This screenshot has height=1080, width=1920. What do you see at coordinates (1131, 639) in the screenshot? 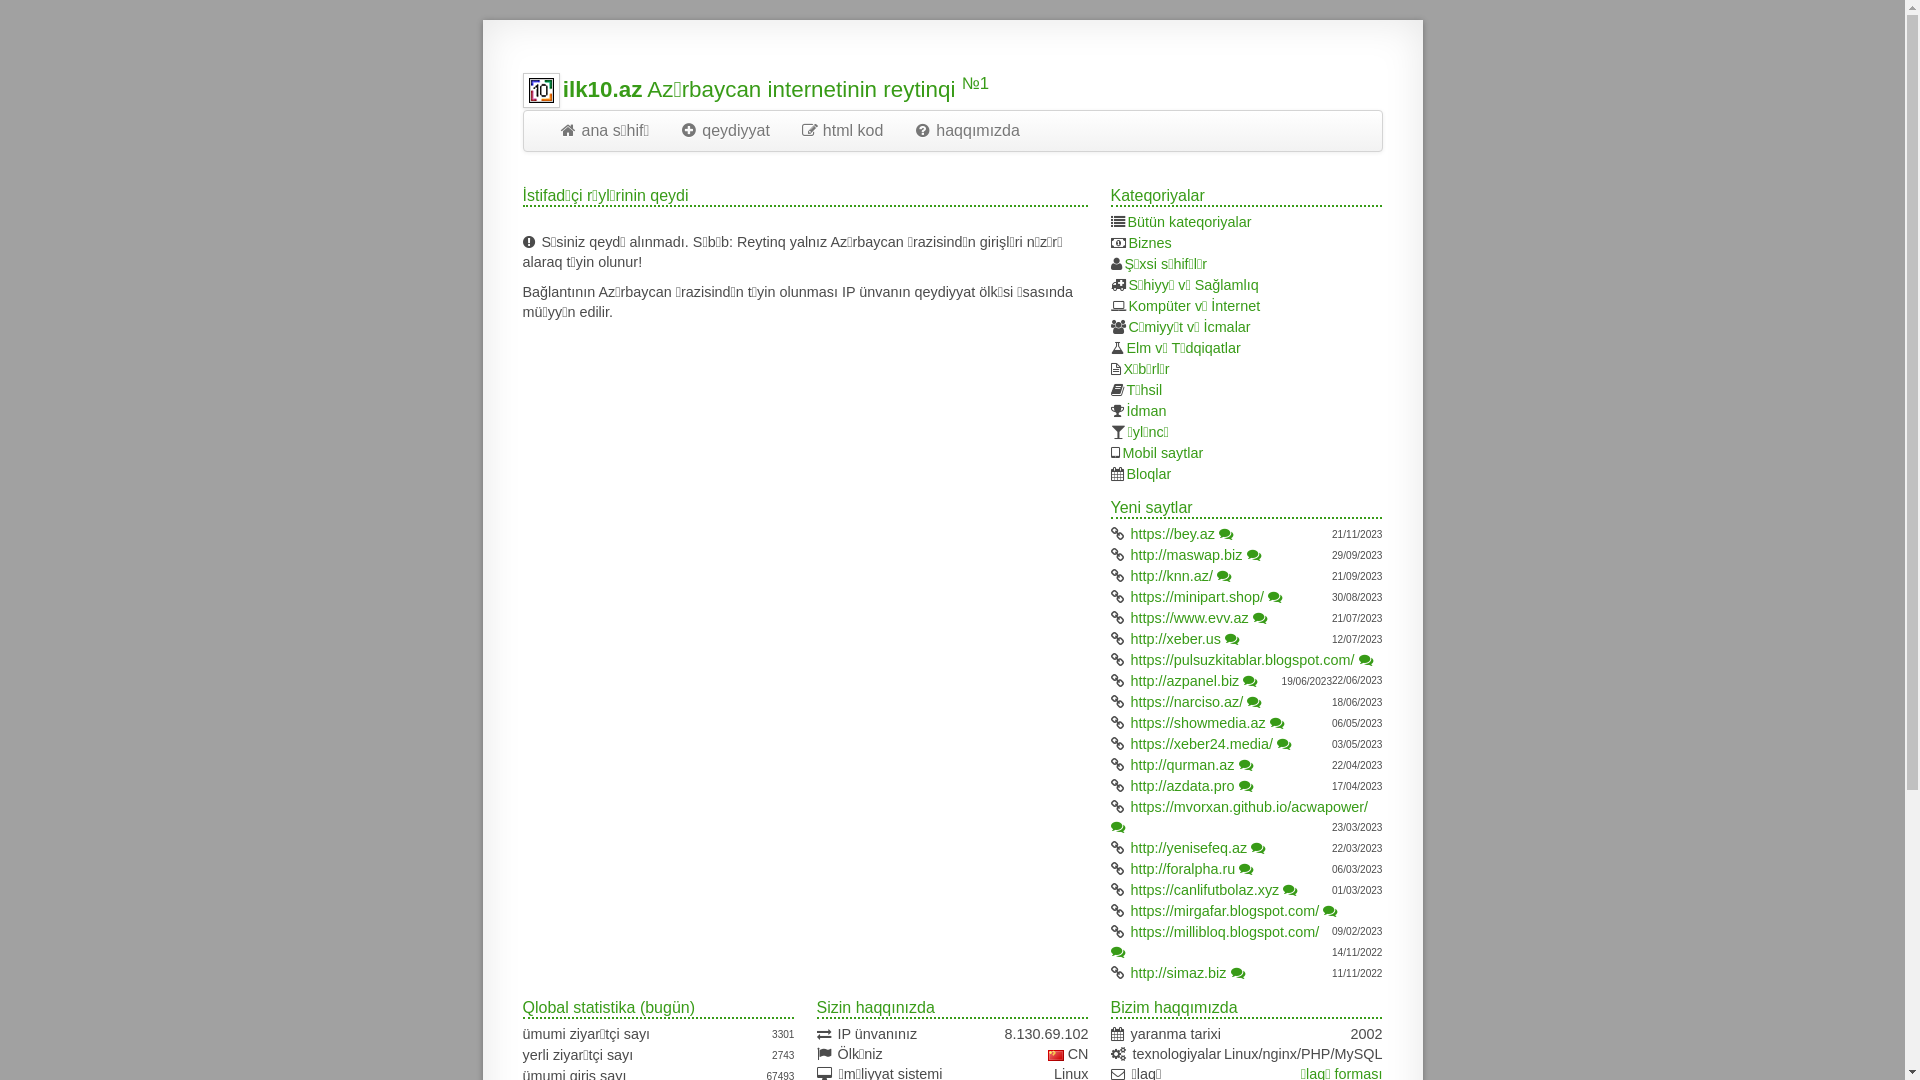
I see `'http://xeber.us'` at bounding box center [1131, 639].